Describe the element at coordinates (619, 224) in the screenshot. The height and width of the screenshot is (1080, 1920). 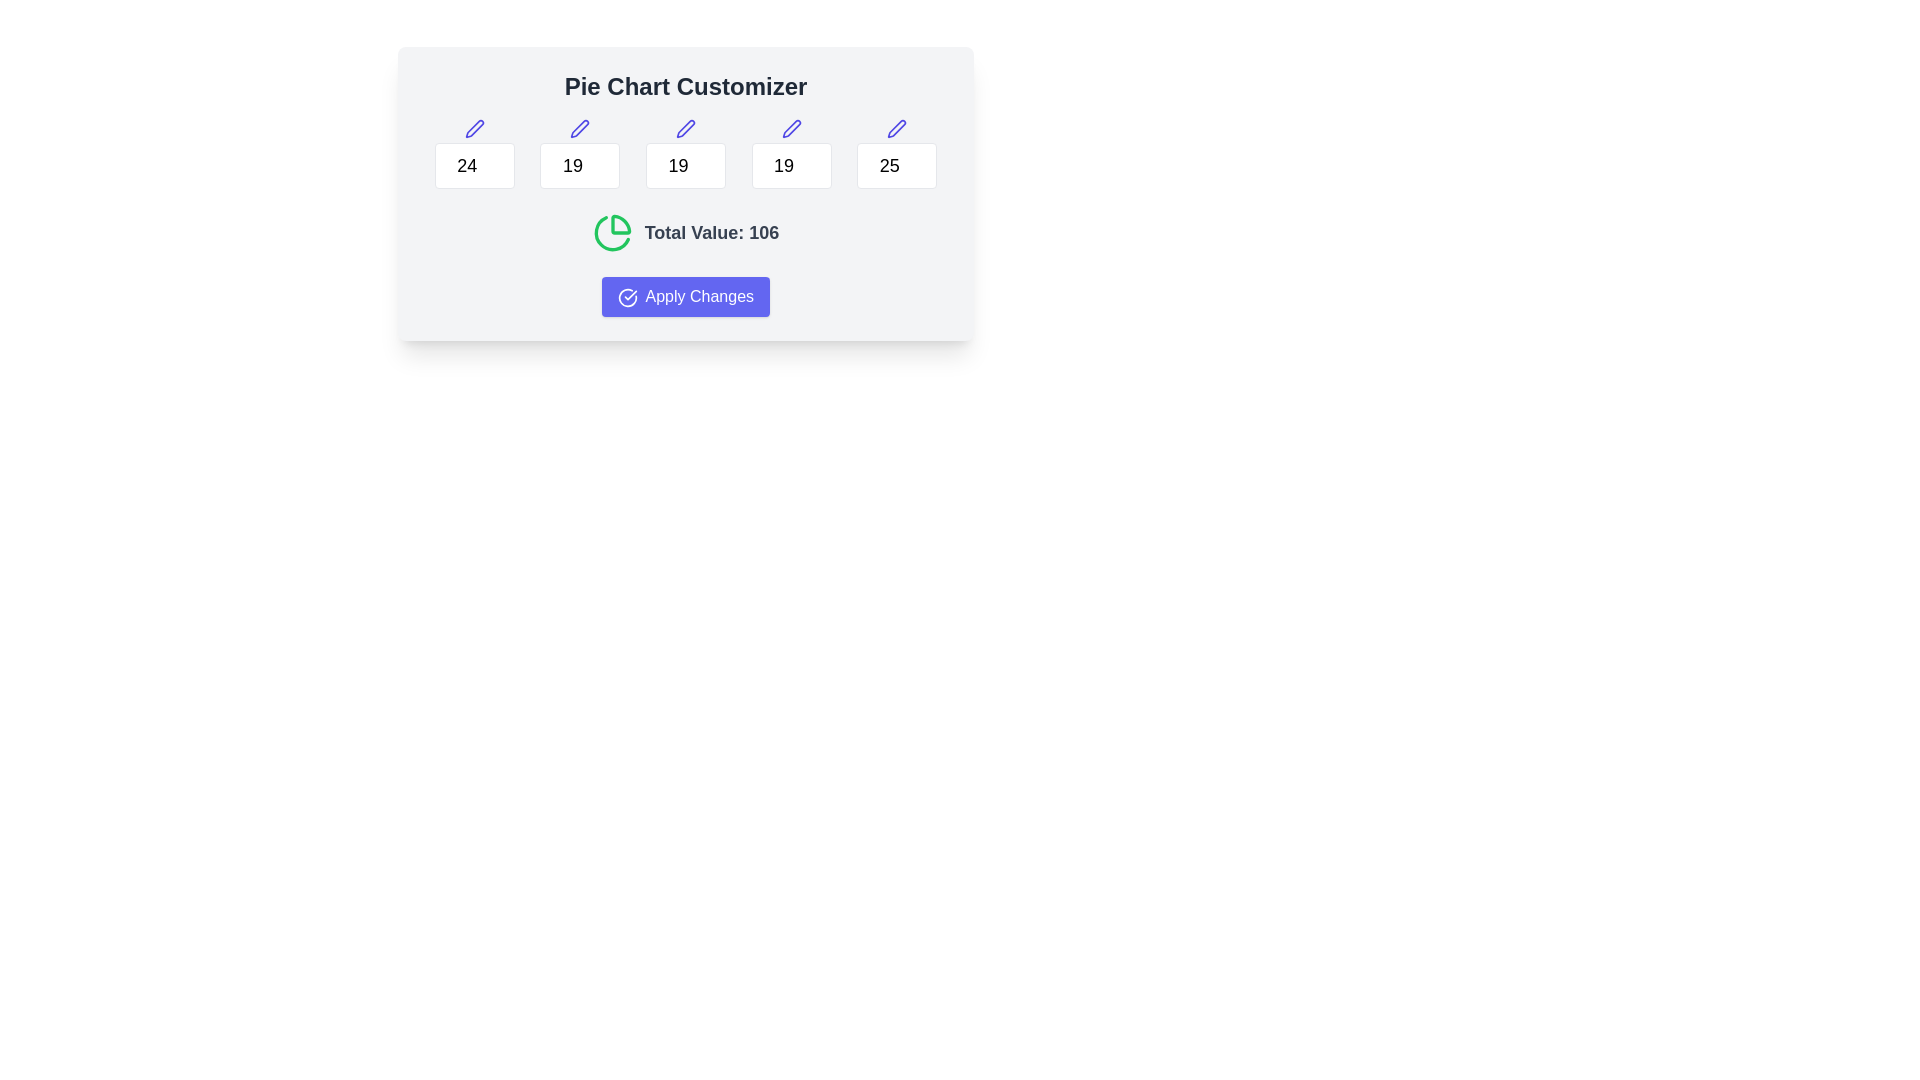
I see `the first segment of the pie chart, which is depicted as a curved section with a green stroke, located under the 'Total Value: 106' label` at that location.